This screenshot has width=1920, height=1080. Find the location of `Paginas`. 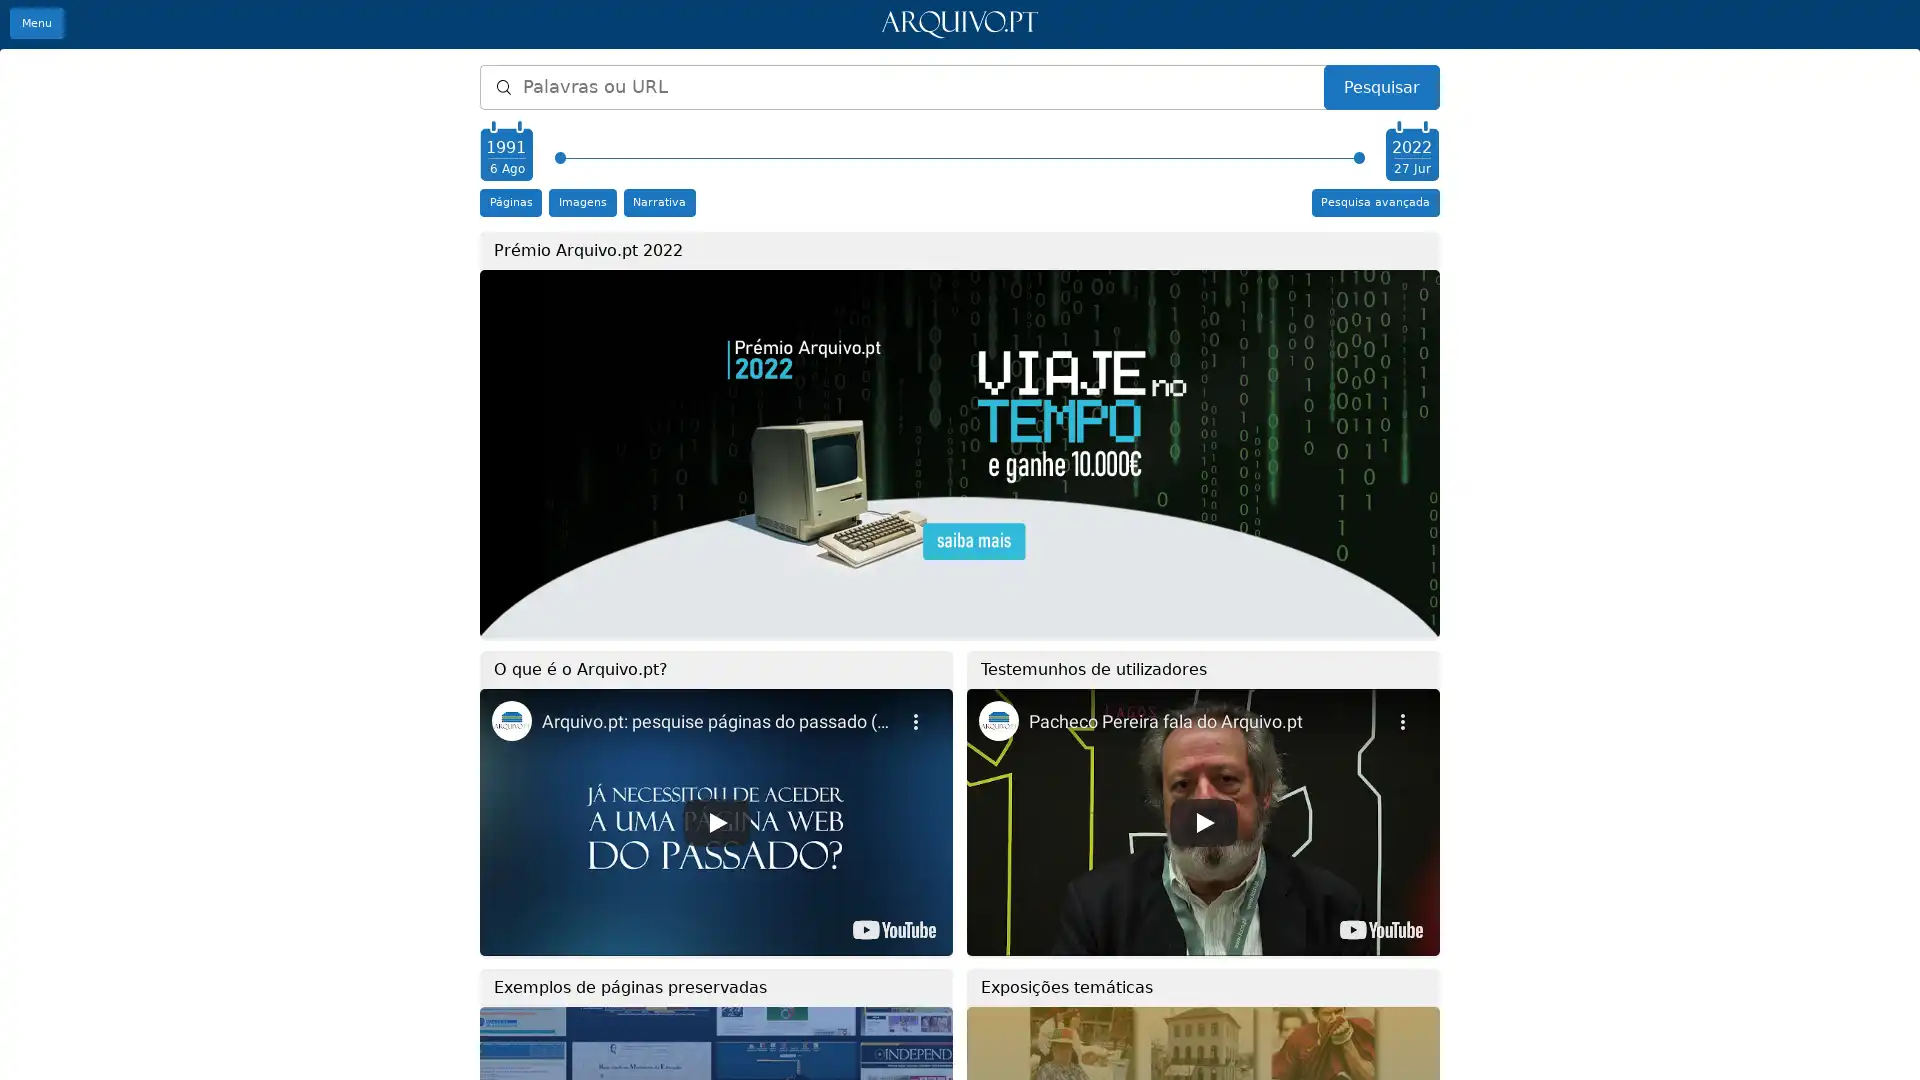

Paginas is located at coordinates (510, 202).